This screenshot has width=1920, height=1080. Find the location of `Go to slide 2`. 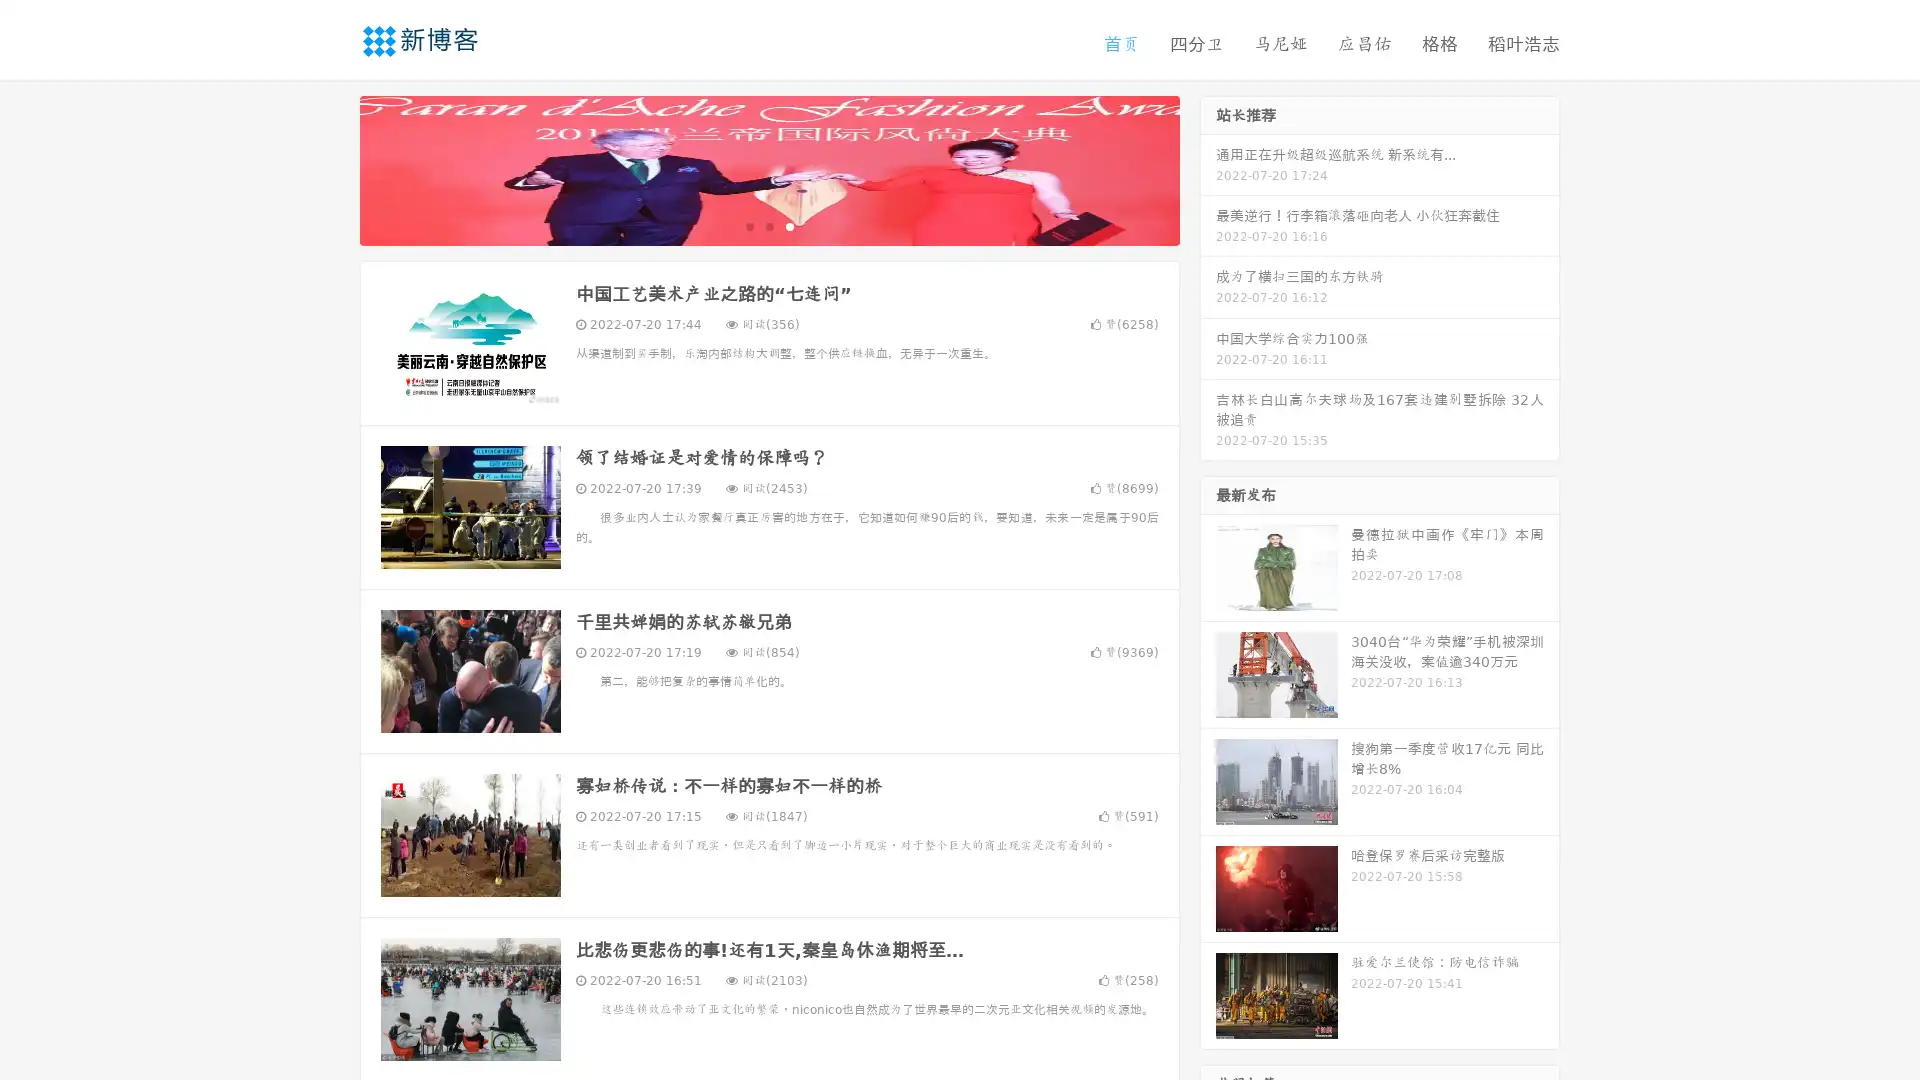

Go to slide 2 is located at coordinates (768, 225).